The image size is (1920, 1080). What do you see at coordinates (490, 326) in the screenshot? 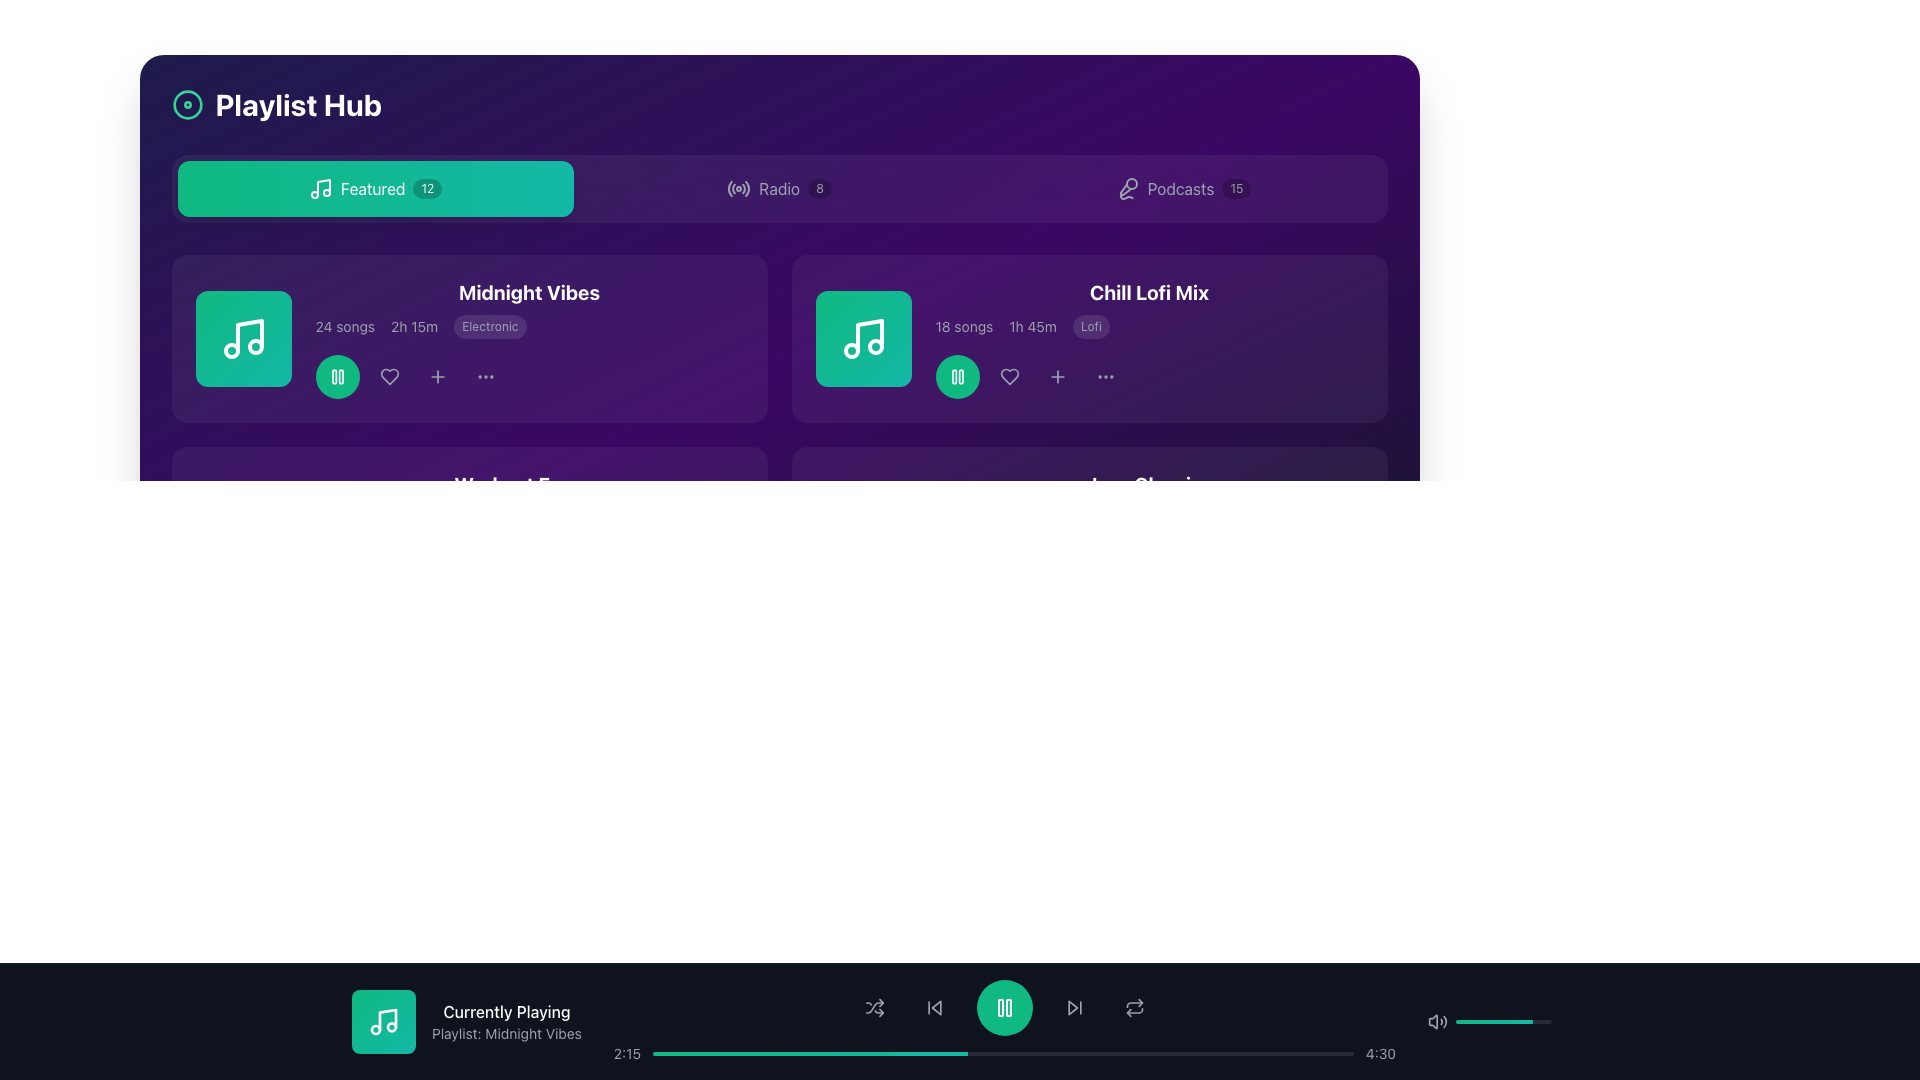
I see `the rounded rectangular label with the text 'Electronic' located within the 'Midnight Vibes' music playlist card, positioned to the right of the duration text '2h 15m'` at bounding box center [490, 326].